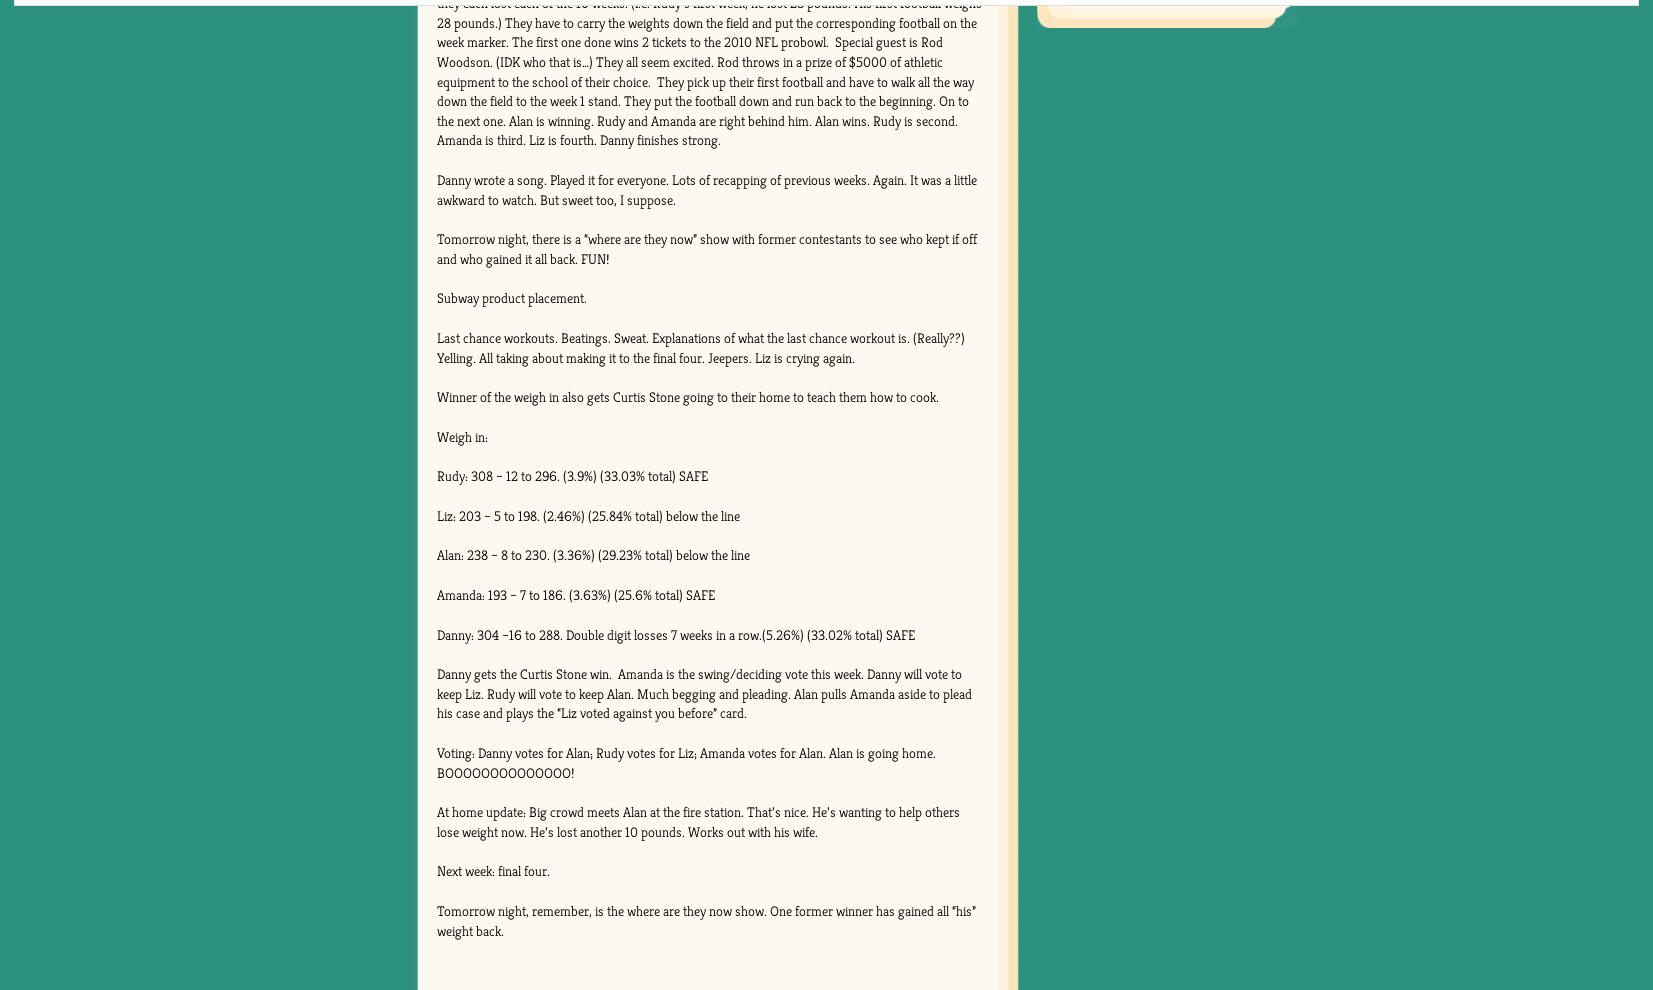 This screenshot has height=990, width=1653. What do you see at coordinates (702, 693) in the screenshot?
I see `'Danny gets the Curtis Stone win.  Amanda is the swing/deciding vote this week. Danny will vote to keep Liz. Rudy will vote to keep Alan. Much begging and pleading. Alan pulls Amanda aside to plead his case and plays the “Liz voted against you before” card.'` at bounding box center [702, 693].